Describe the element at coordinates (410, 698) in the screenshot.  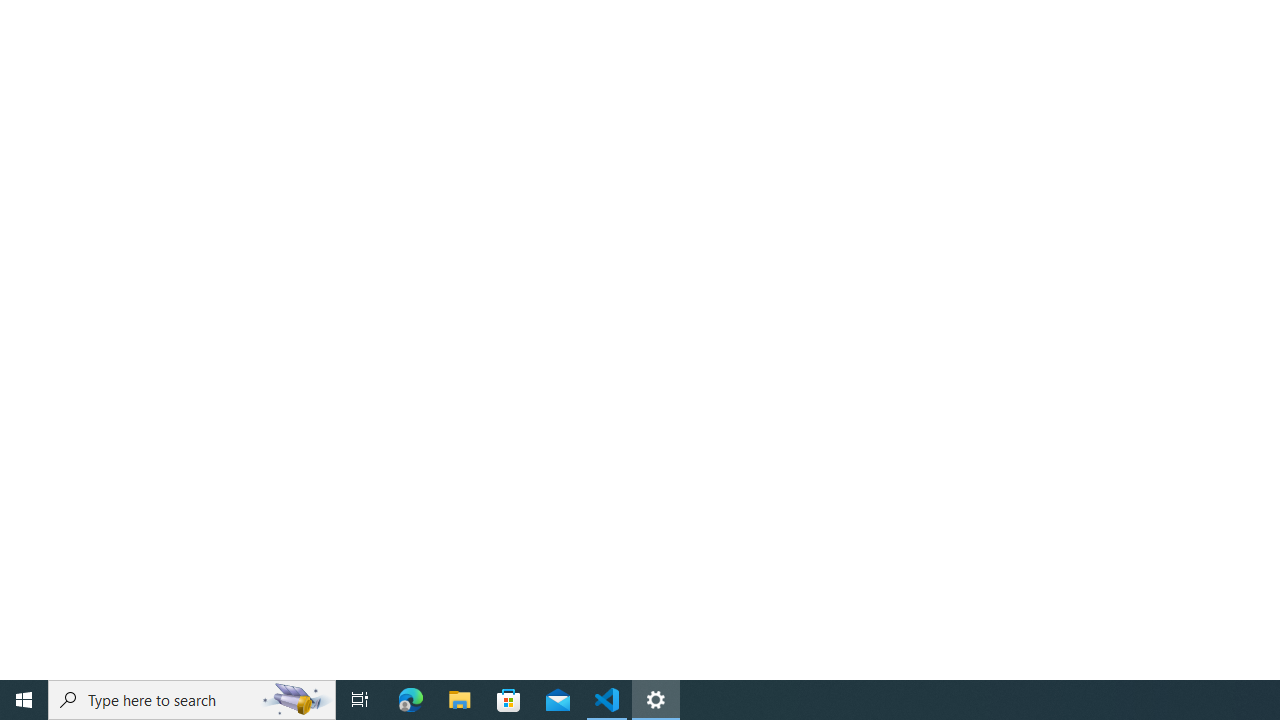
I see `'Microsoft Edge'` at that location.